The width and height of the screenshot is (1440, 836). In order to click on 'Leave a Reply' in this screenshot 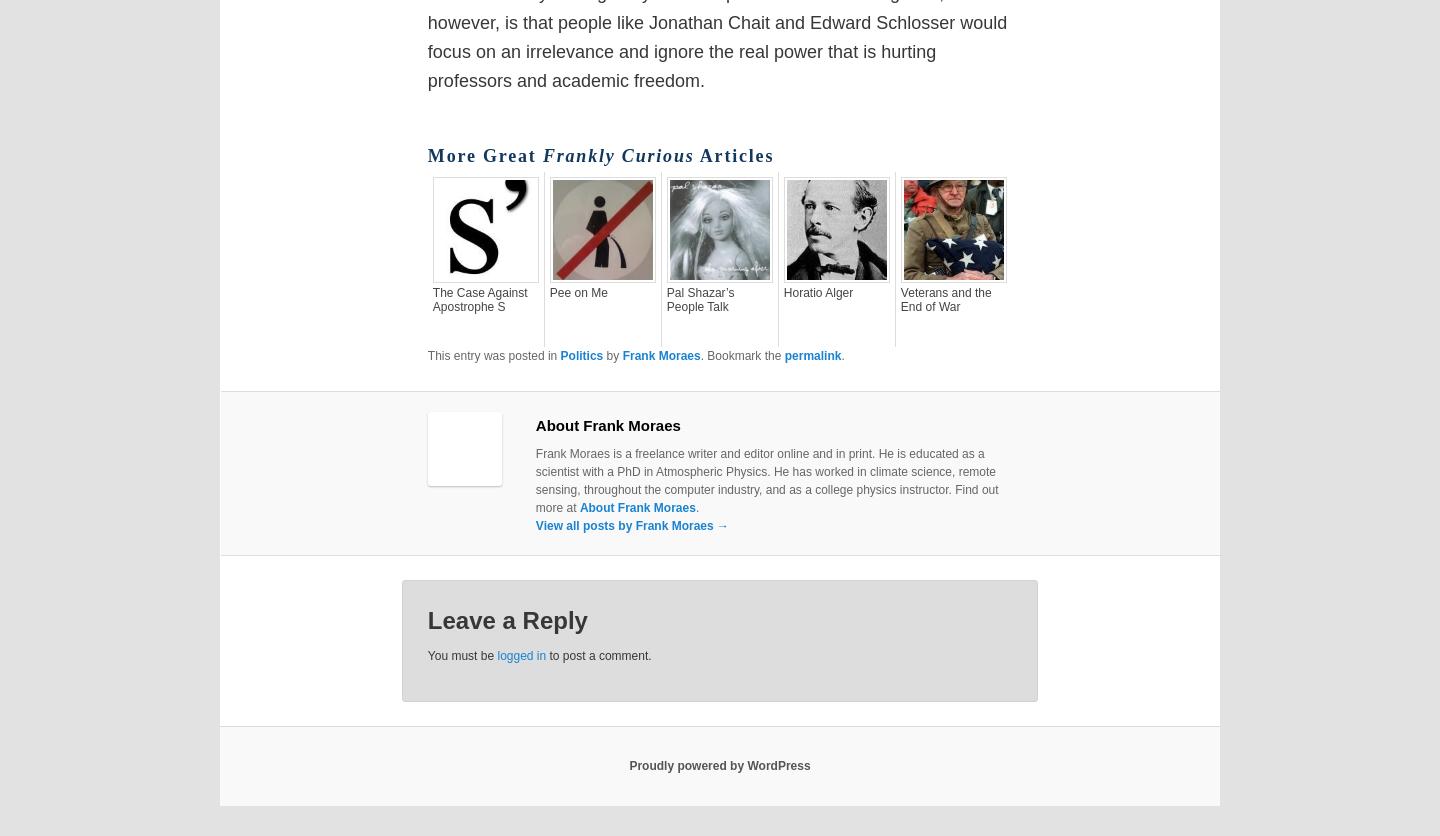, I will do `click(506, 618)`.